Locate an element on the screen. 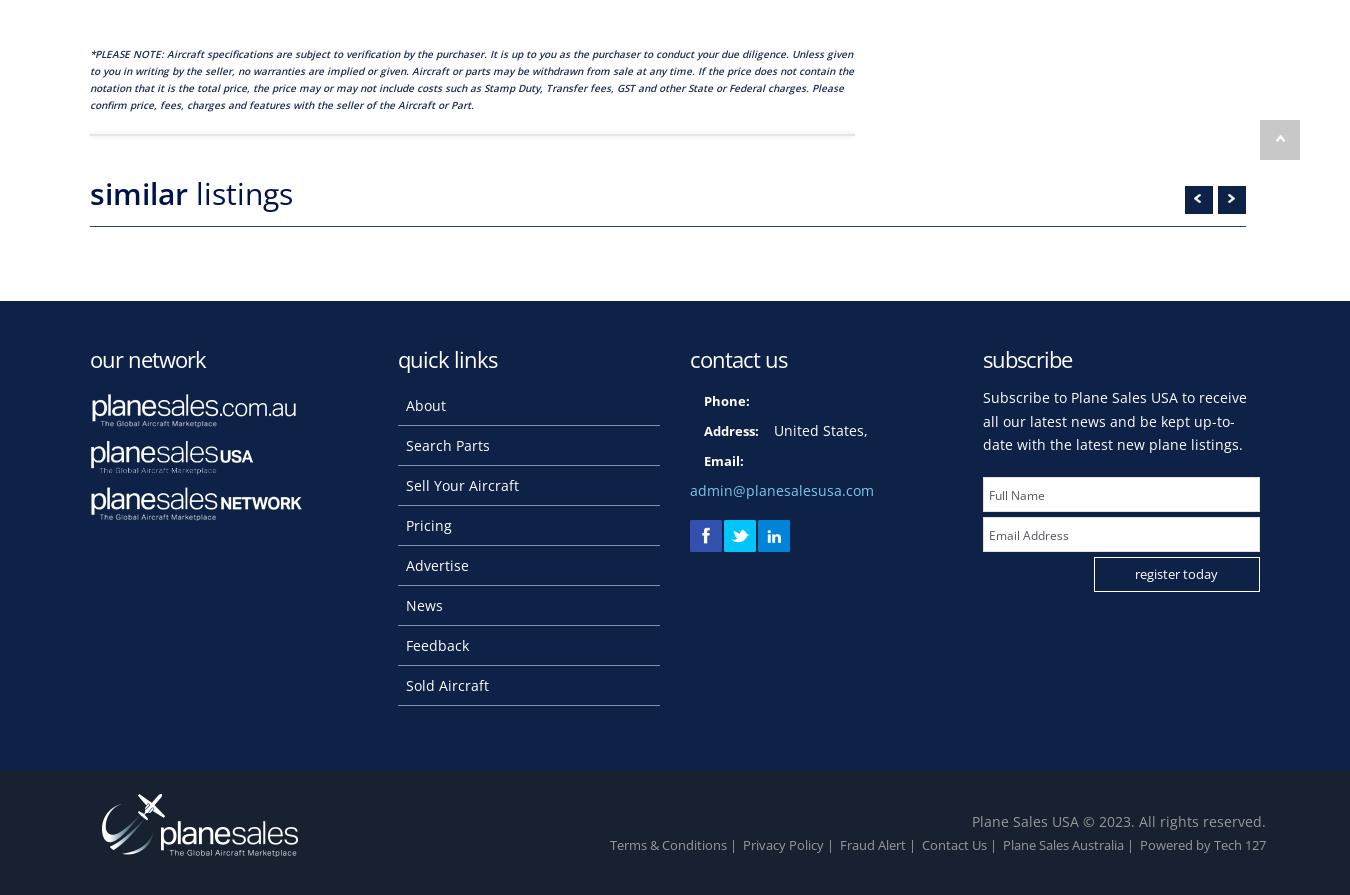 The image size is (1350, 895). 'Plane Sales USA © 2023.  All rights reserved.' is located at coordinates (1117, 819).